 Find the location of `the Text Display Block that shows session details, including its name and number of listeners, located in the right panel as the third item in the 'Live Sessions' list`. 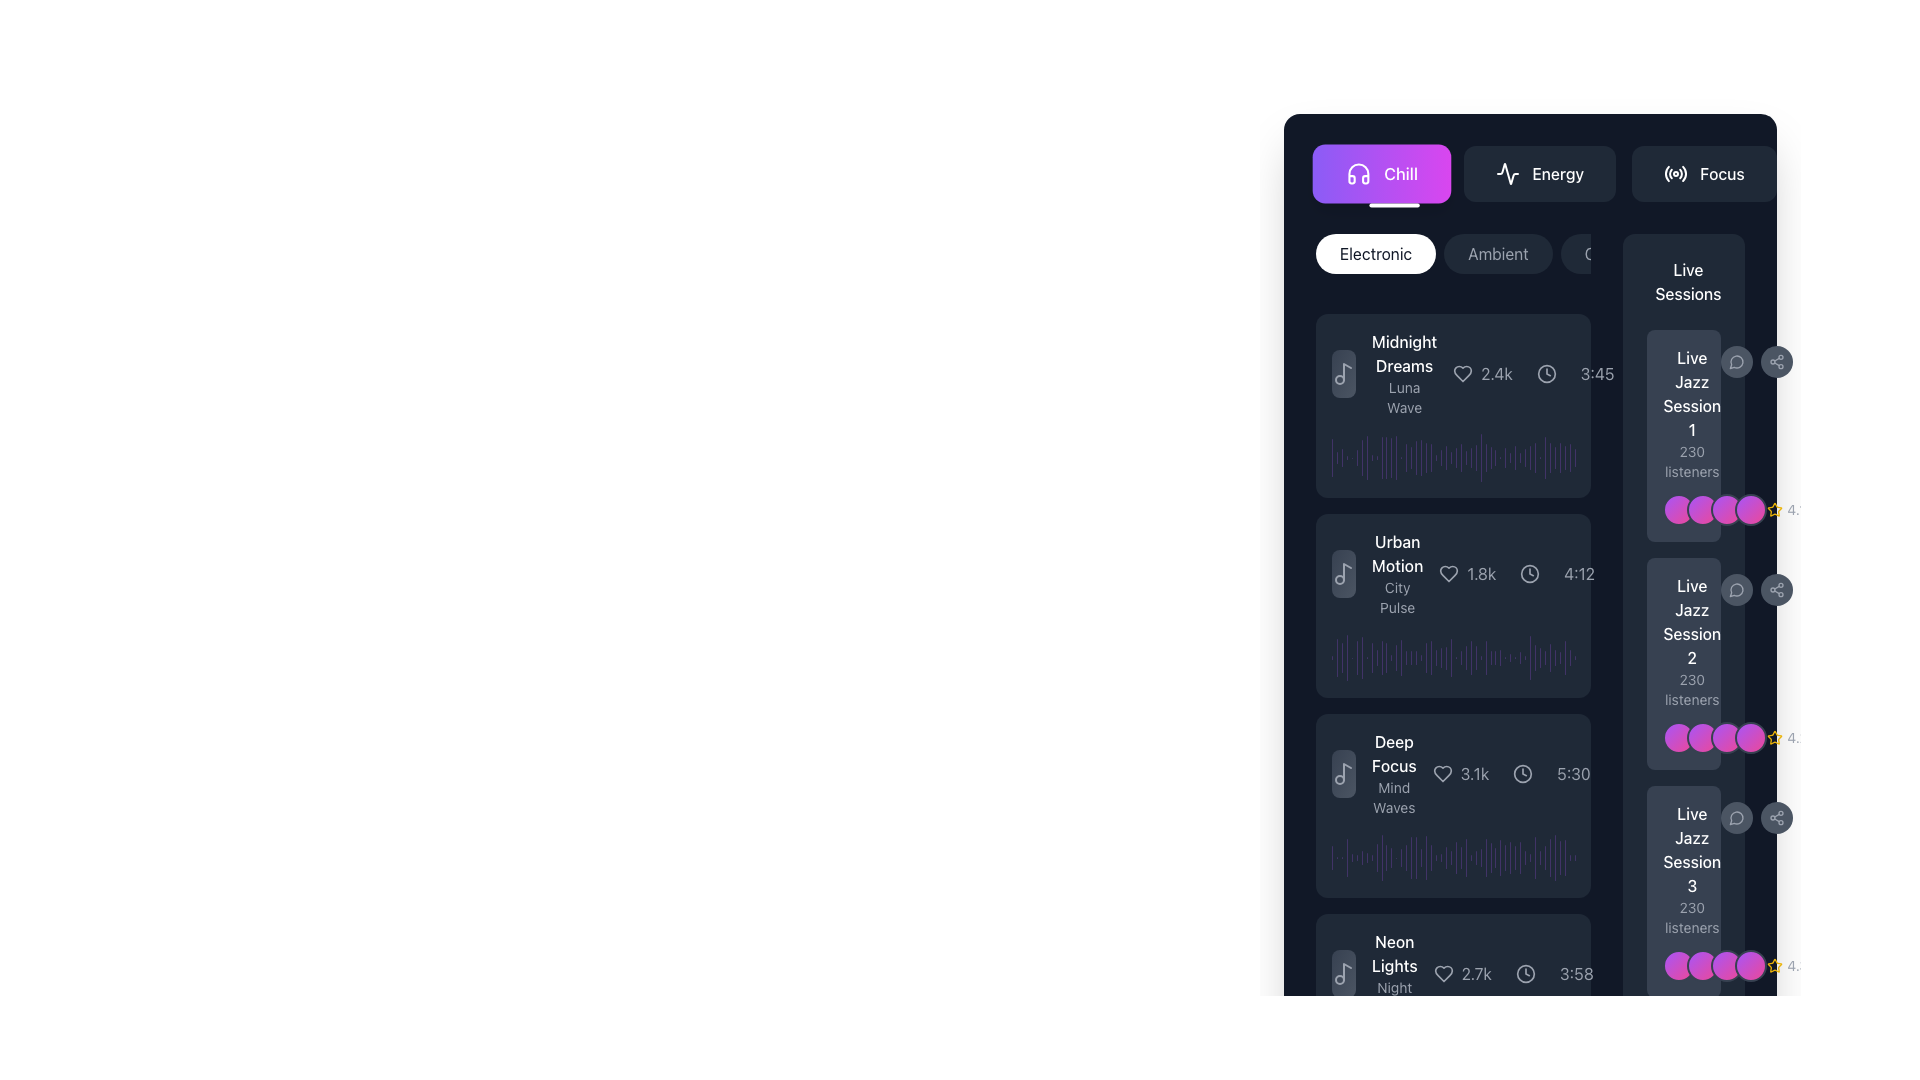

the Text Display Block that shows session details, including its name and number of listeners, located in the right panel as the third item in the 'Live Sessions' list is located at coordinates (1691, 869).